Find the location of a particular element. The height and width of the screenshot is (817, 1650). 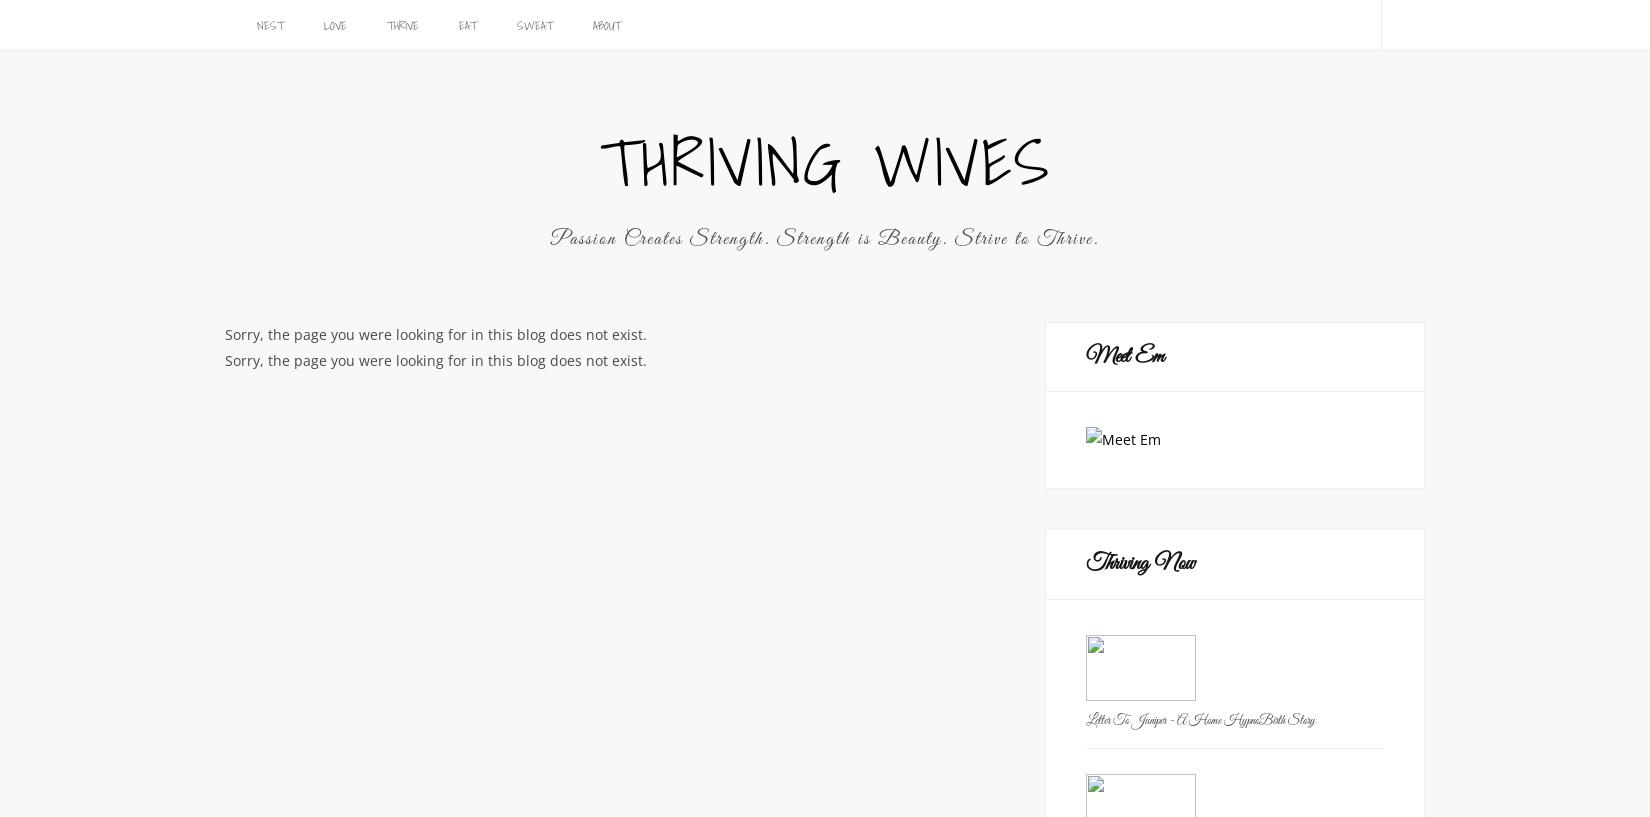

'Self motivating tips and ways to stay in control' is located at coordinates (488, 73).